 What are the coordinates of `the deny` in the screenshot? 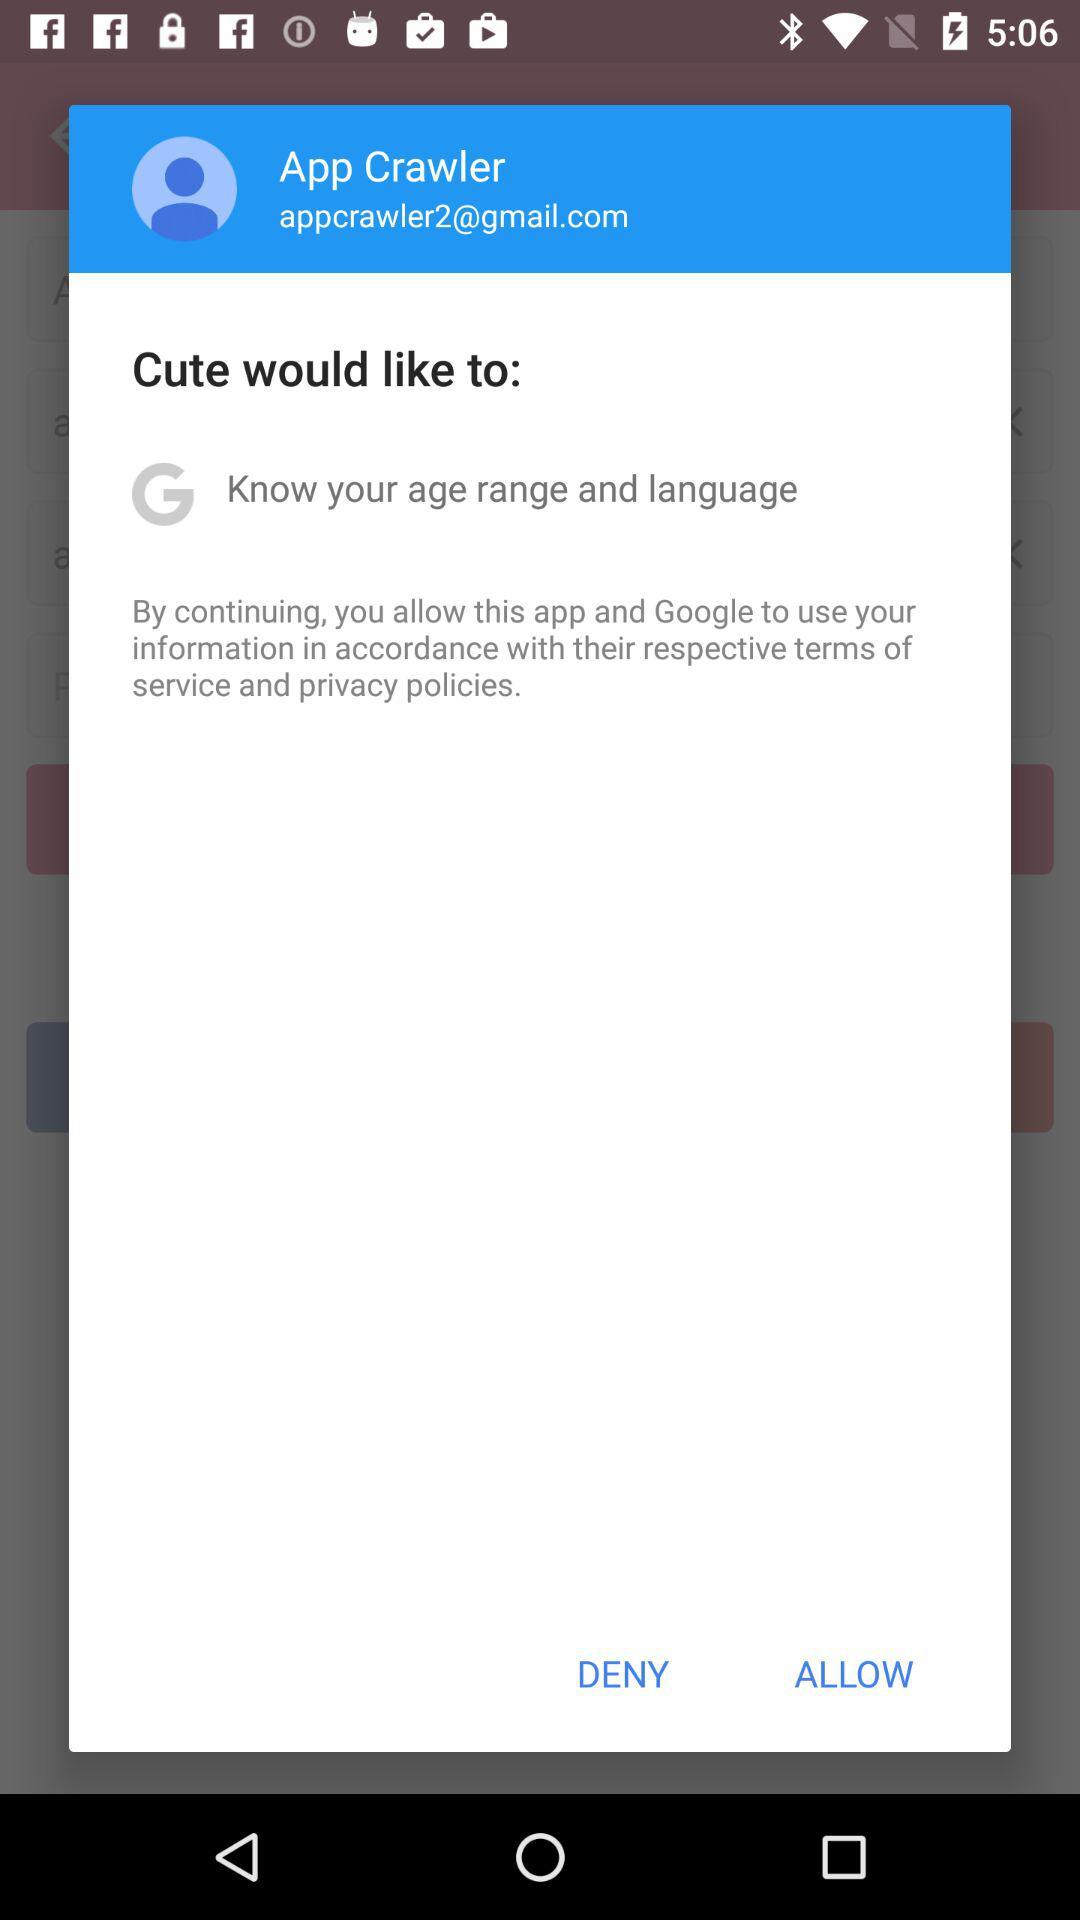 It's located at (621, 1673).